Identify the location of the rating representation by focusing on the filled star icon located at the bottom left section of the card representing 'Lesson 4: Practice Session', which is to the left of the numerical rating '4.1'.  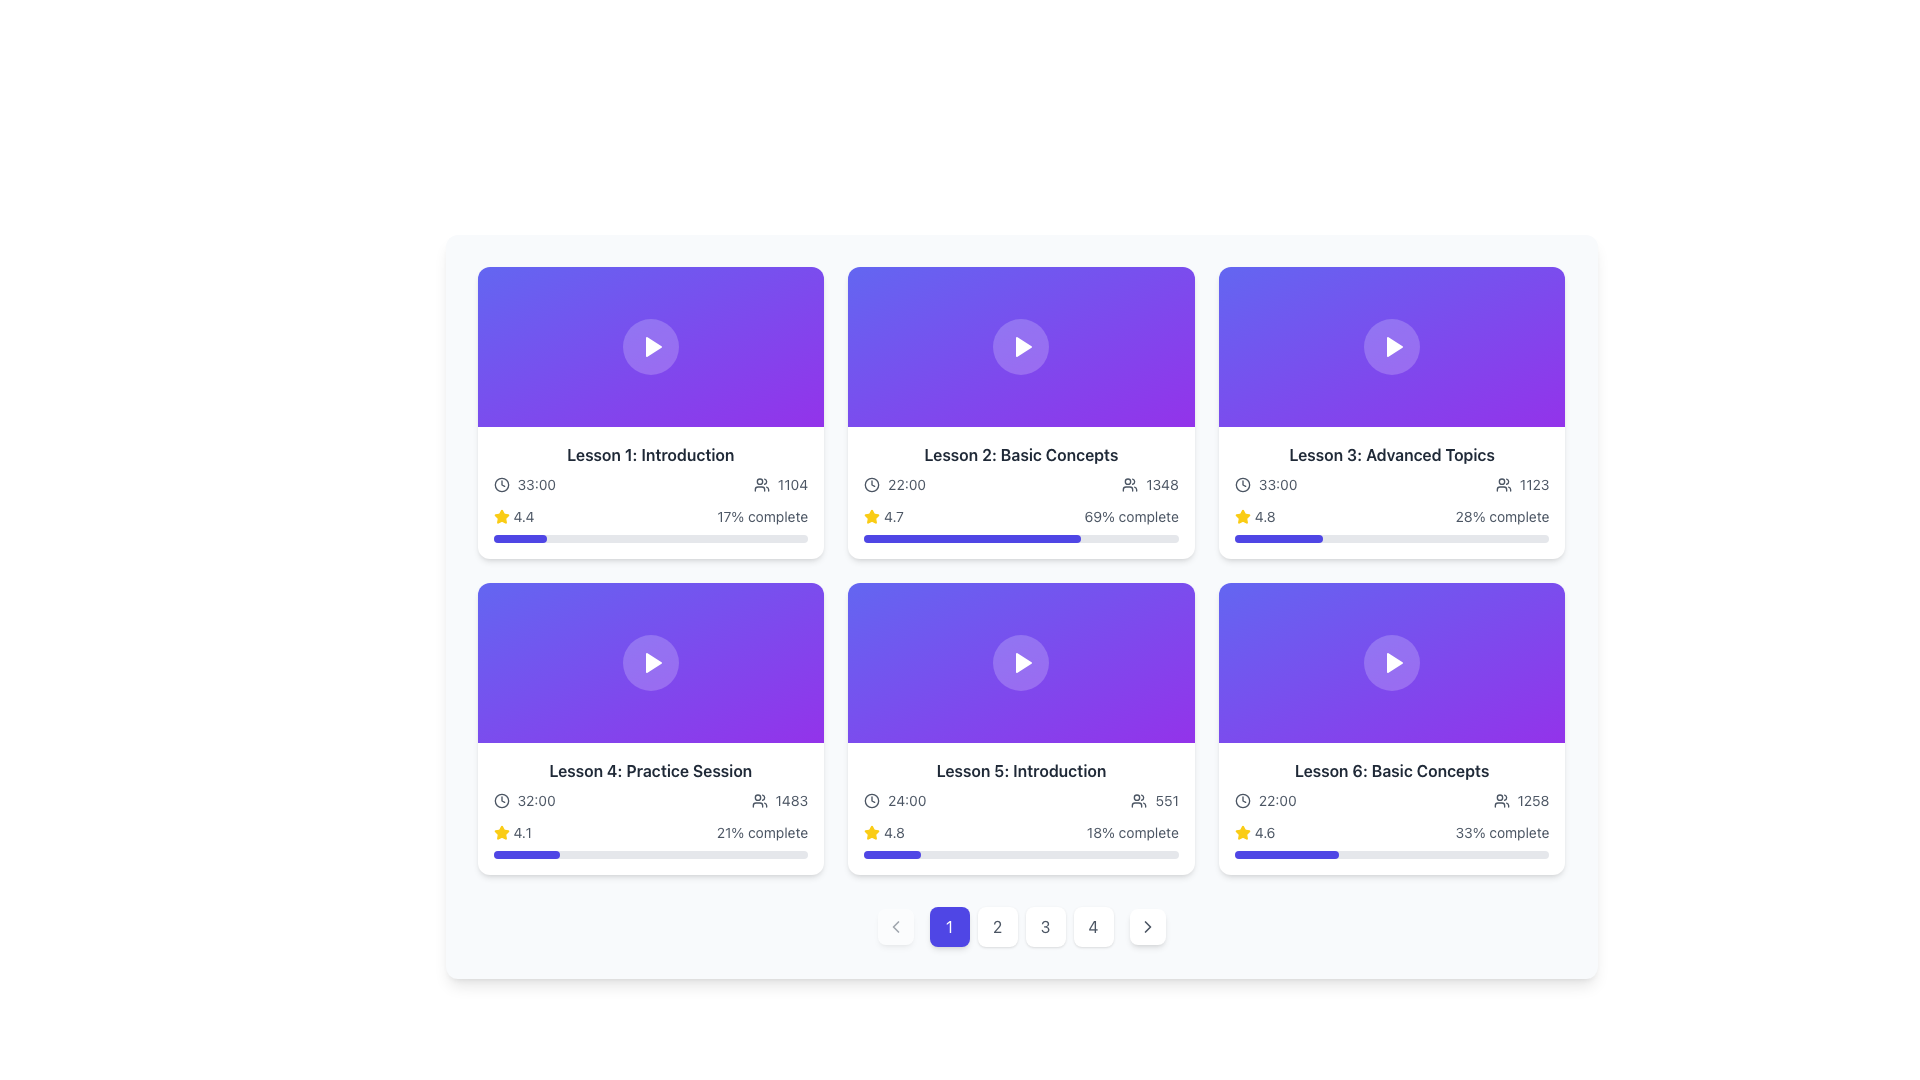
(501, 833).